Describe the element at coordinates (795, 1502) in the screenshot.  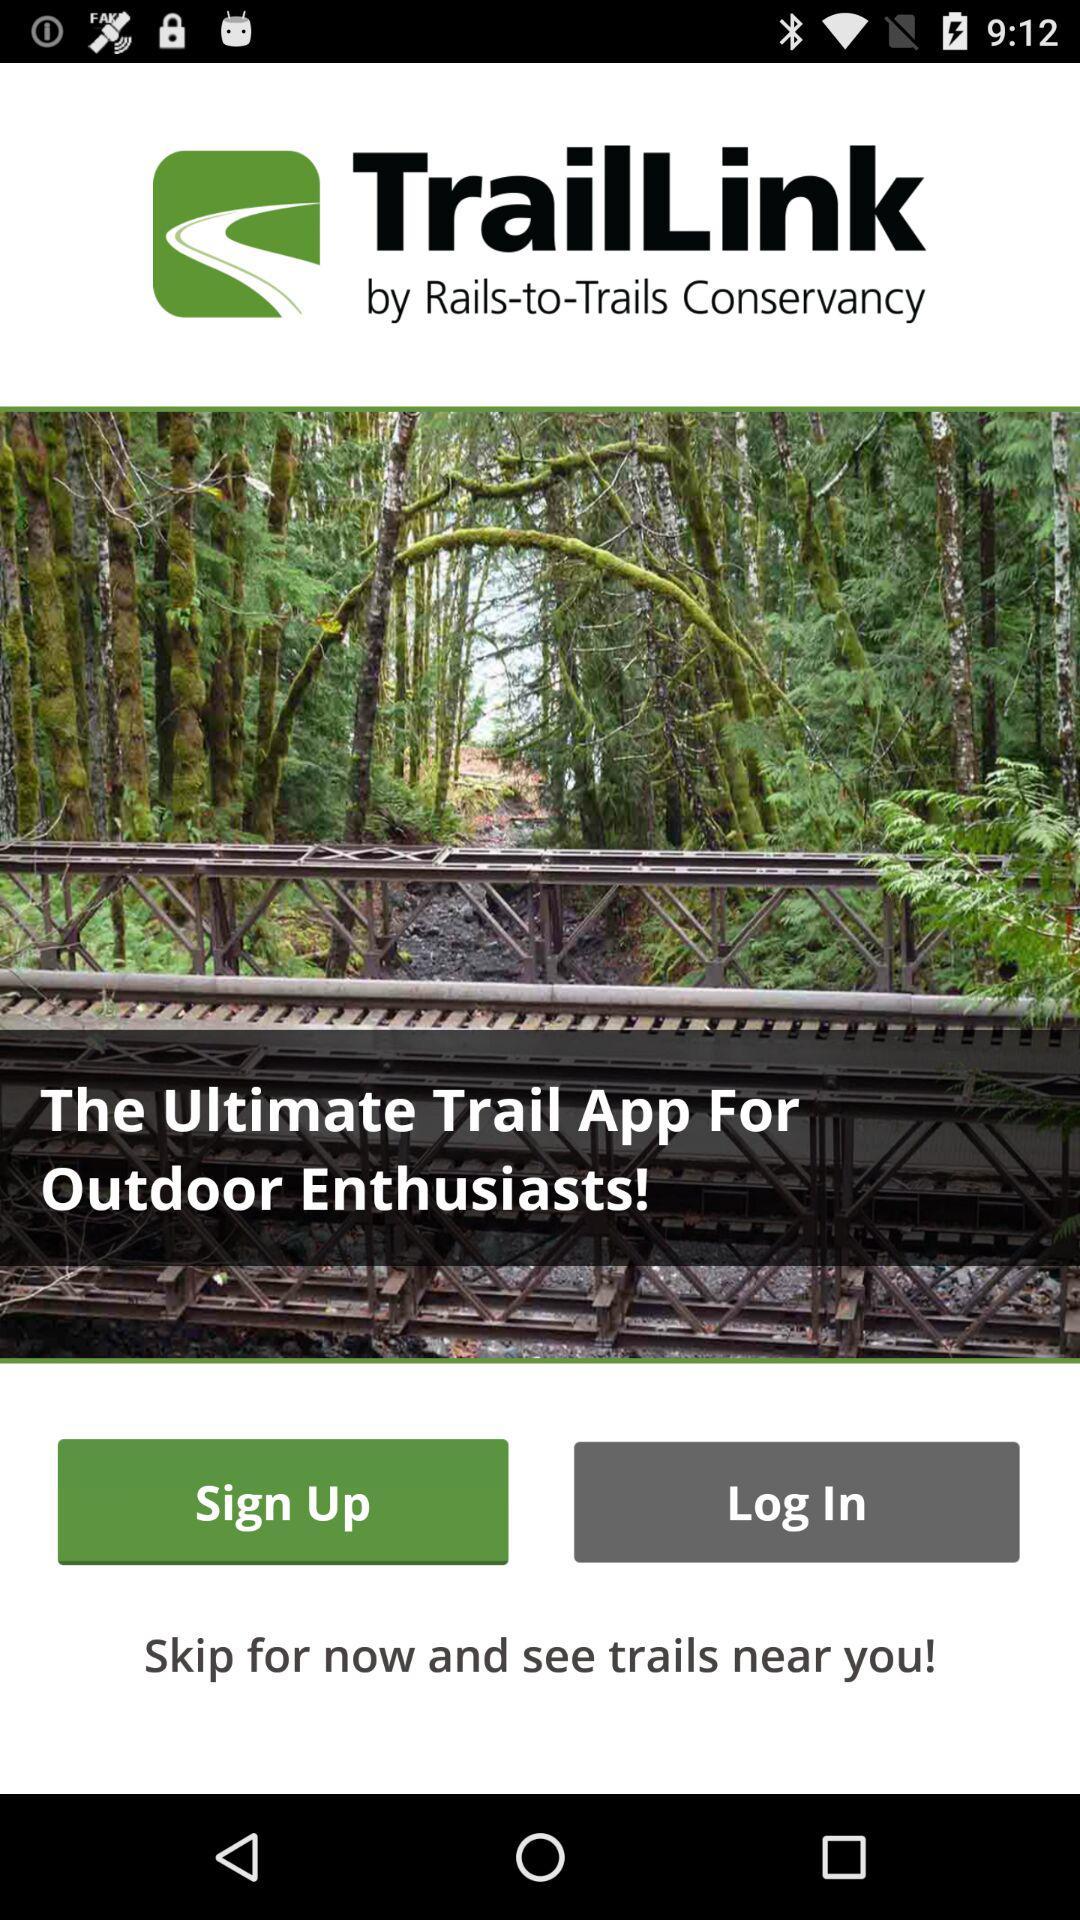
I see `log in item` at that location.